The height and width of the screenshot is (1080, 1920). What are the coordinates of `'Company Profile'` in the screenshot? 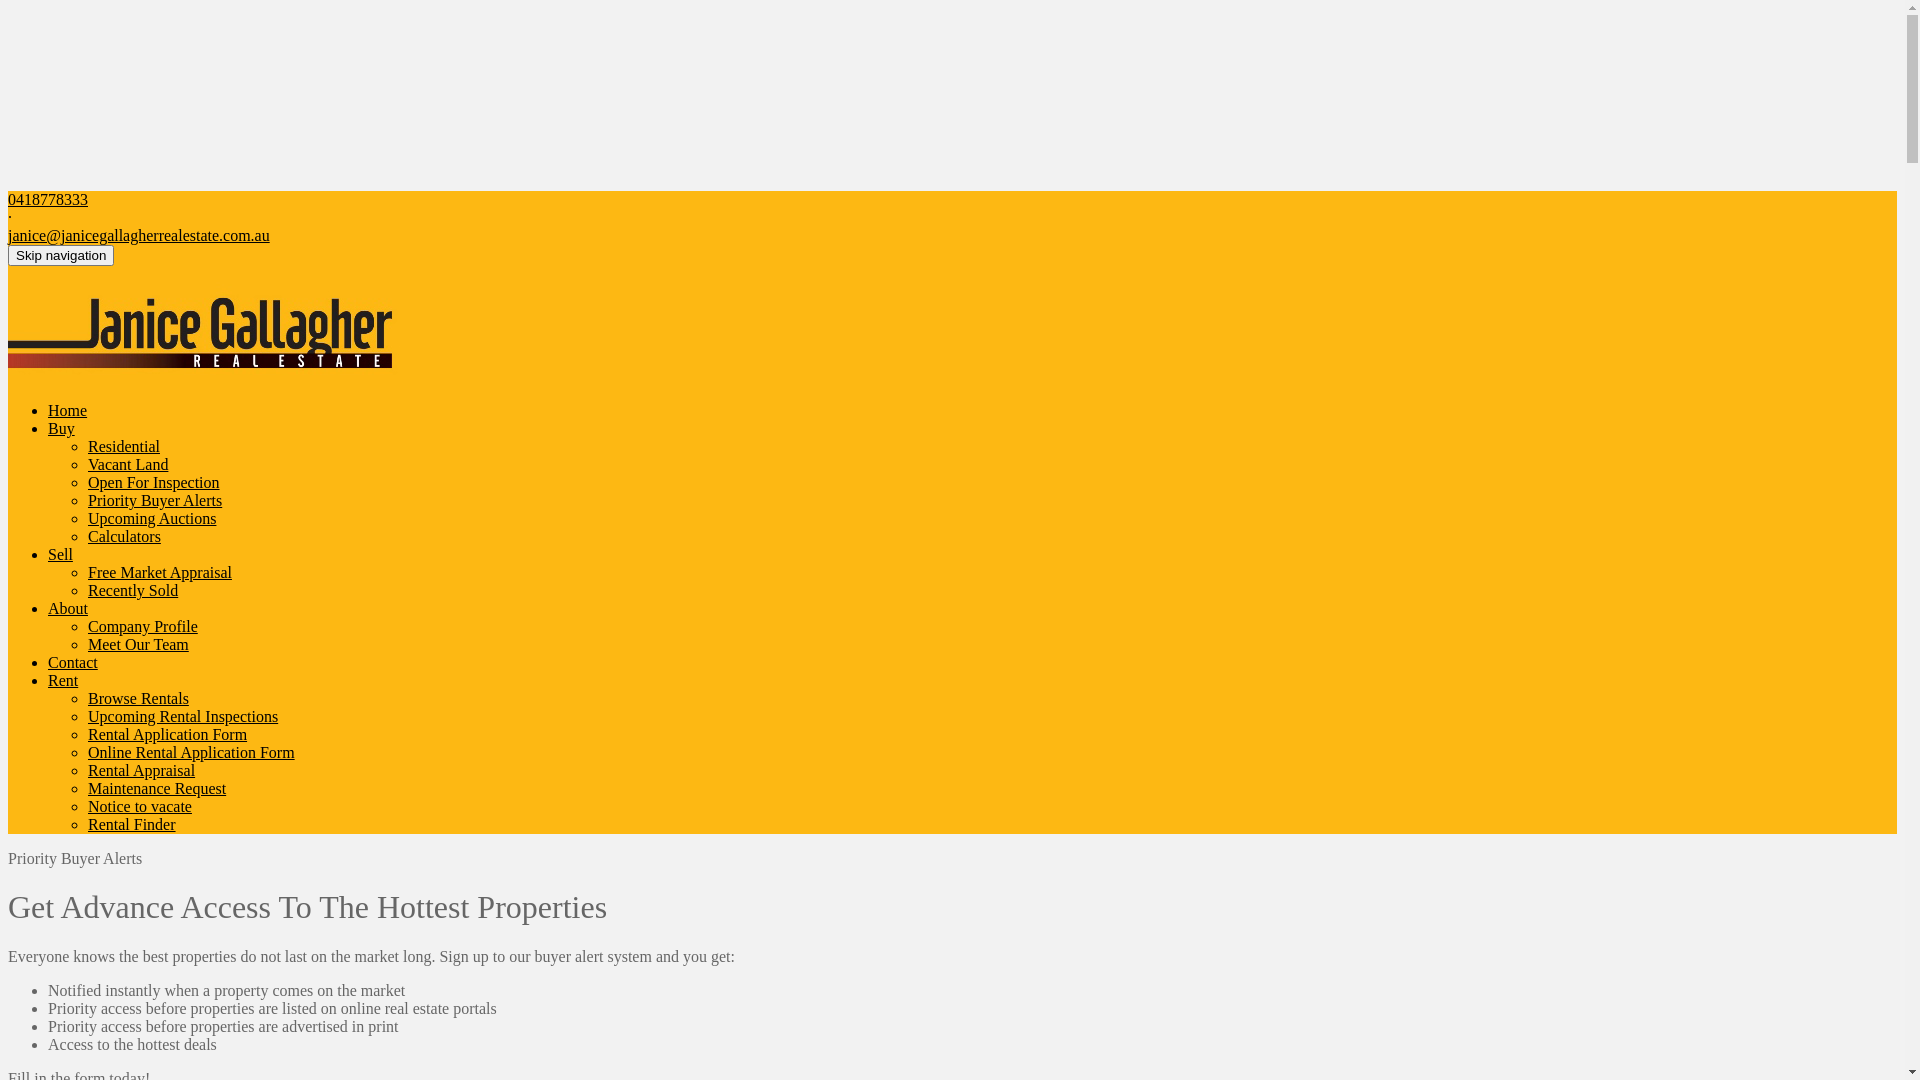 It's located at (142, 625).